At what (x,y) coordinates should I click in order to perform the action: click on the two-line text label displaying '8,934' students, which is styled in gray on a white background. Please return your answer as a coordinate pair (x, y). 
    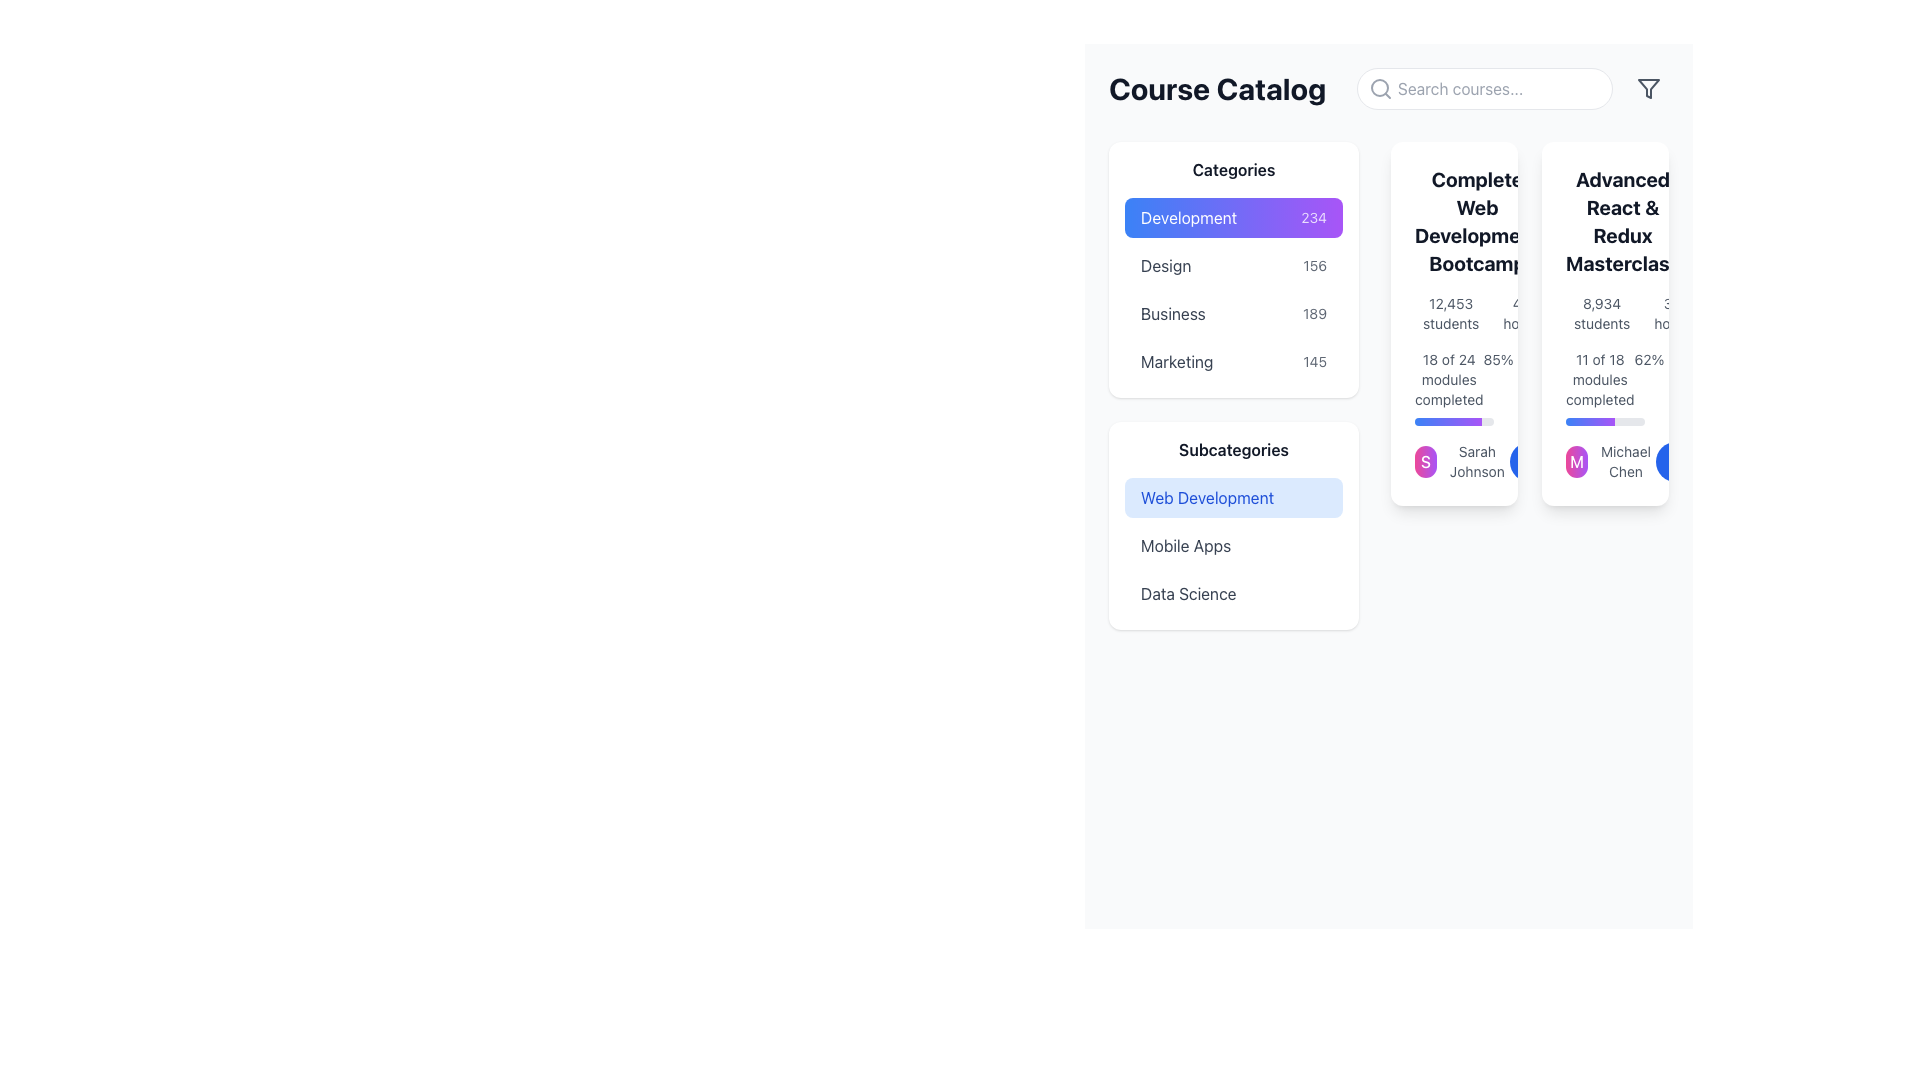
    Looking at the image, I should click on (1602, 313).